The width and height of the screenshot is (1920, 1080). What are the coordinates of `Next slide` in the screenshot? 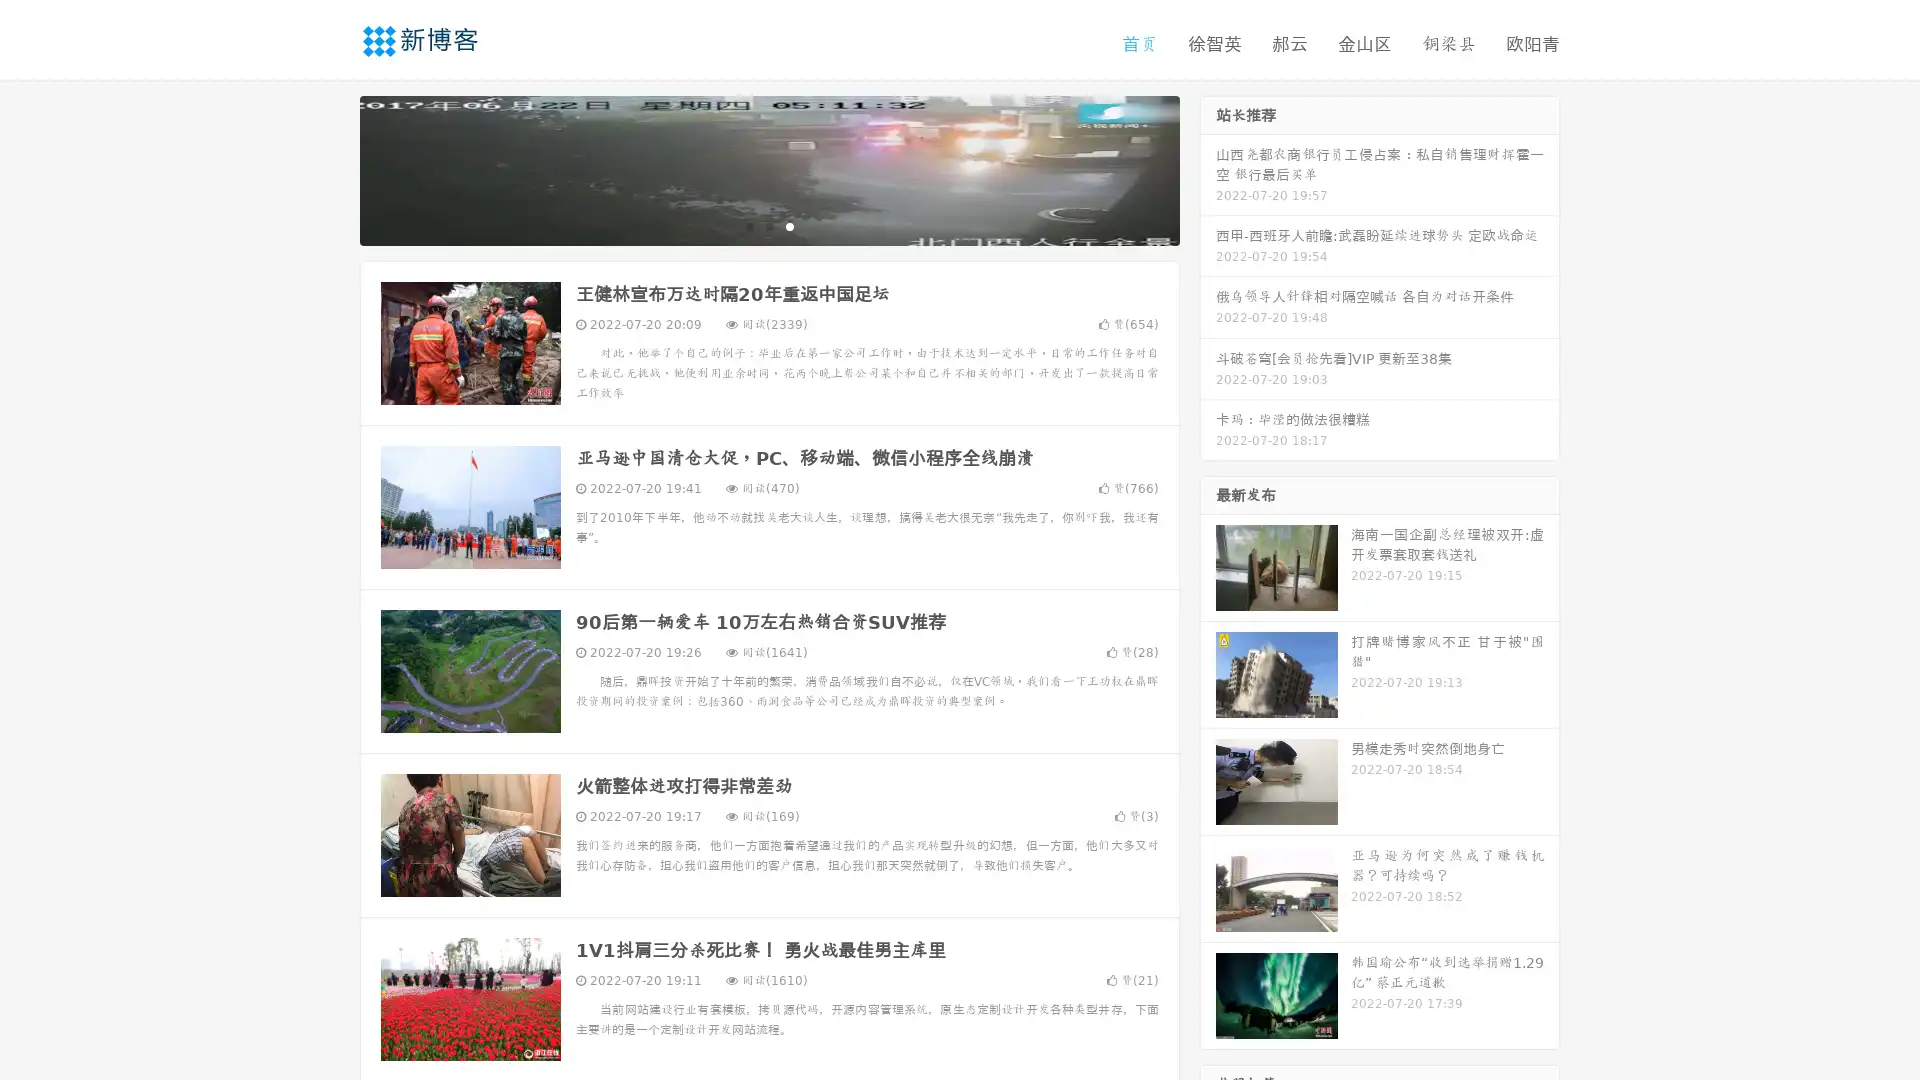 It's located at (1208, 168).